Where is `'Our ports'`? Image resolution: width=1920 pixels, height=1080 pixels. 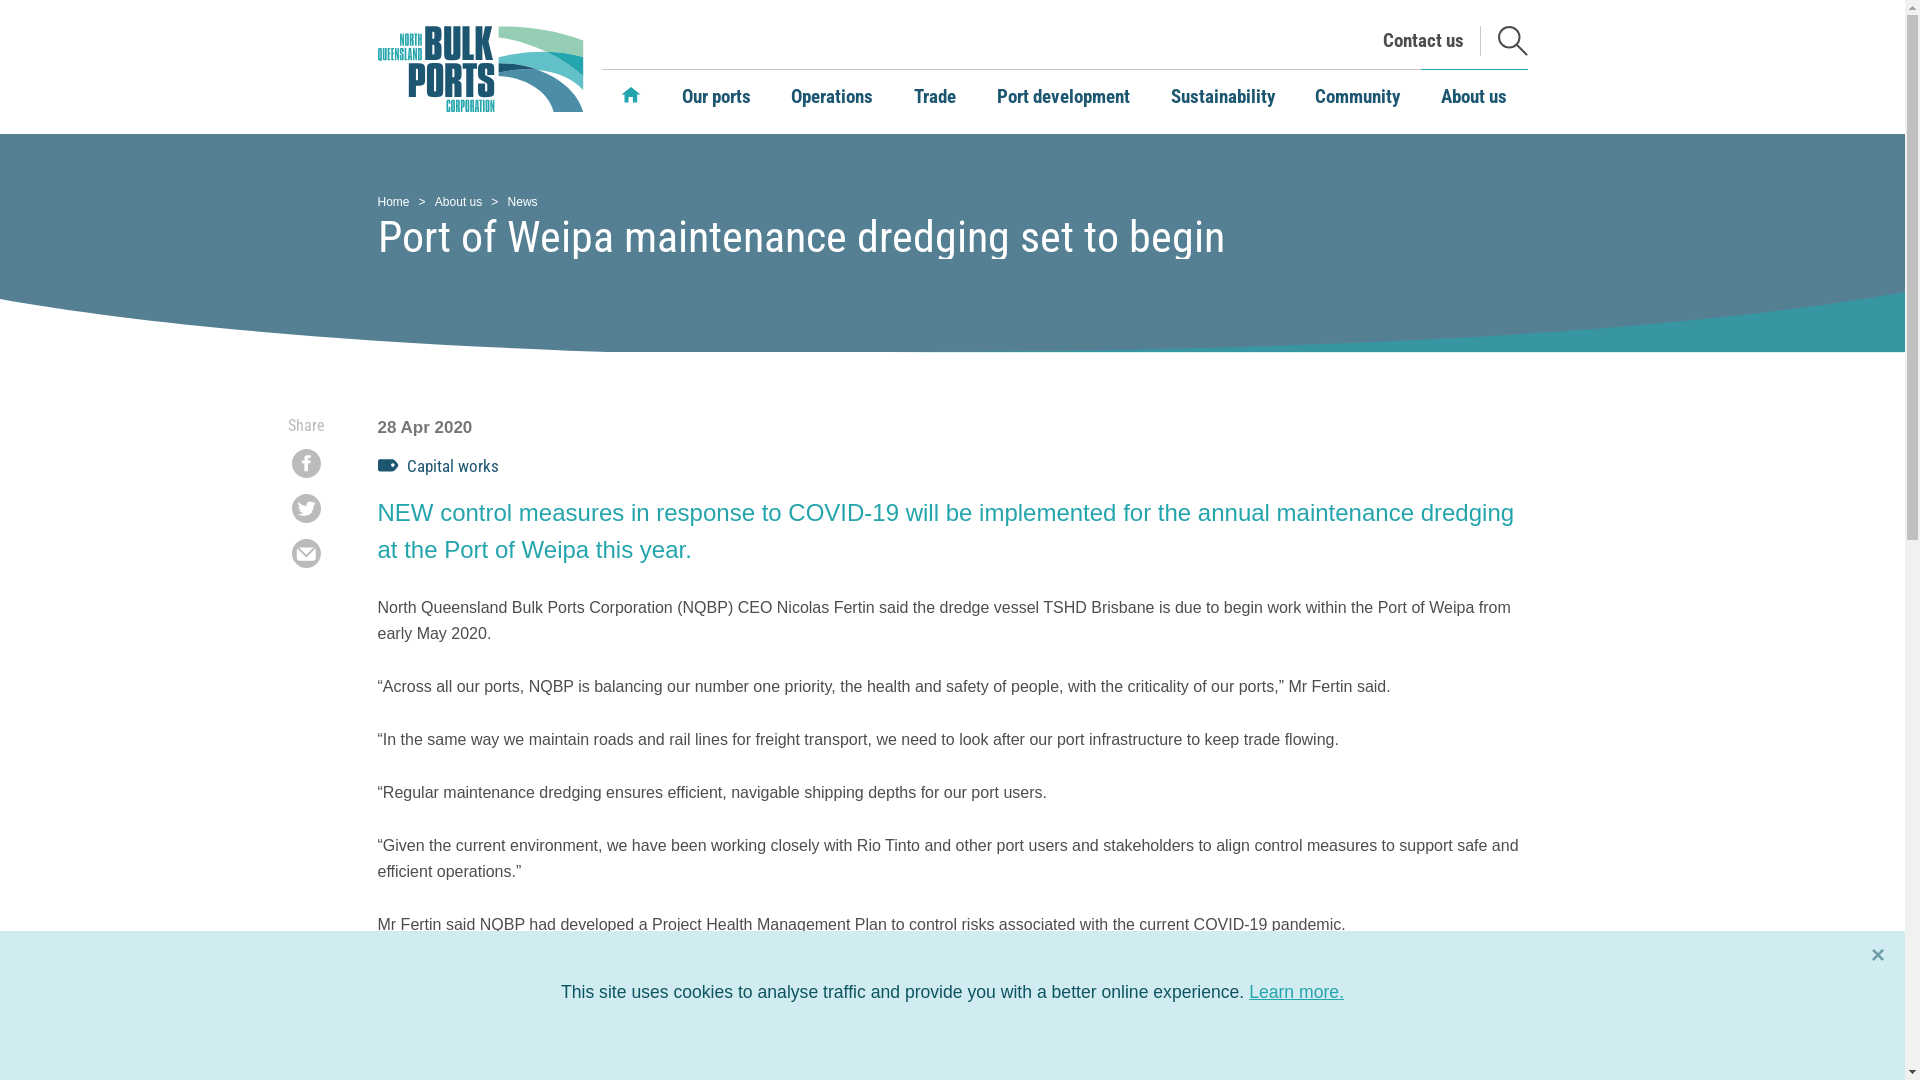
'Our ports' is located at coordinates (661, 97).